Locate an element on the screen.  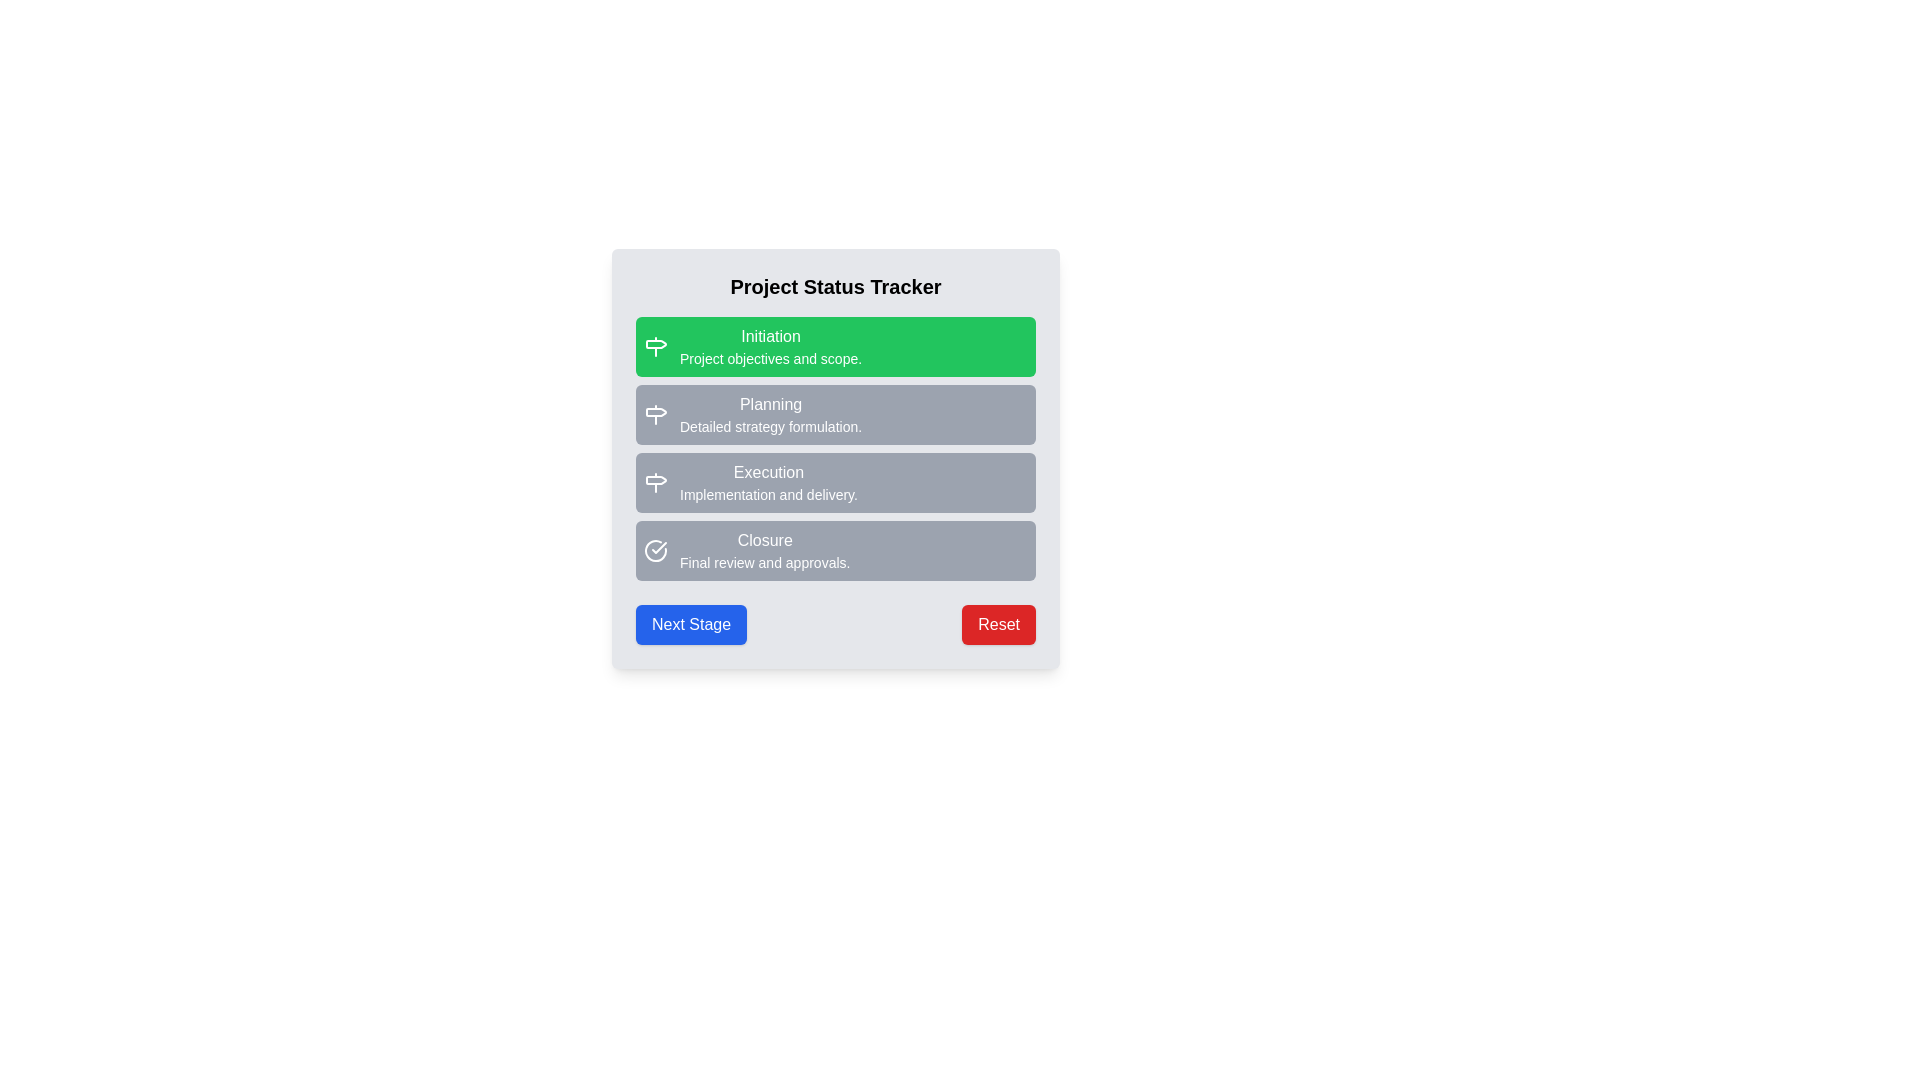
the small white milestone marker icon, which is enclosed in a gray button-like component and located to the left of the 'Planning' button is located at coordinates (656, 414).